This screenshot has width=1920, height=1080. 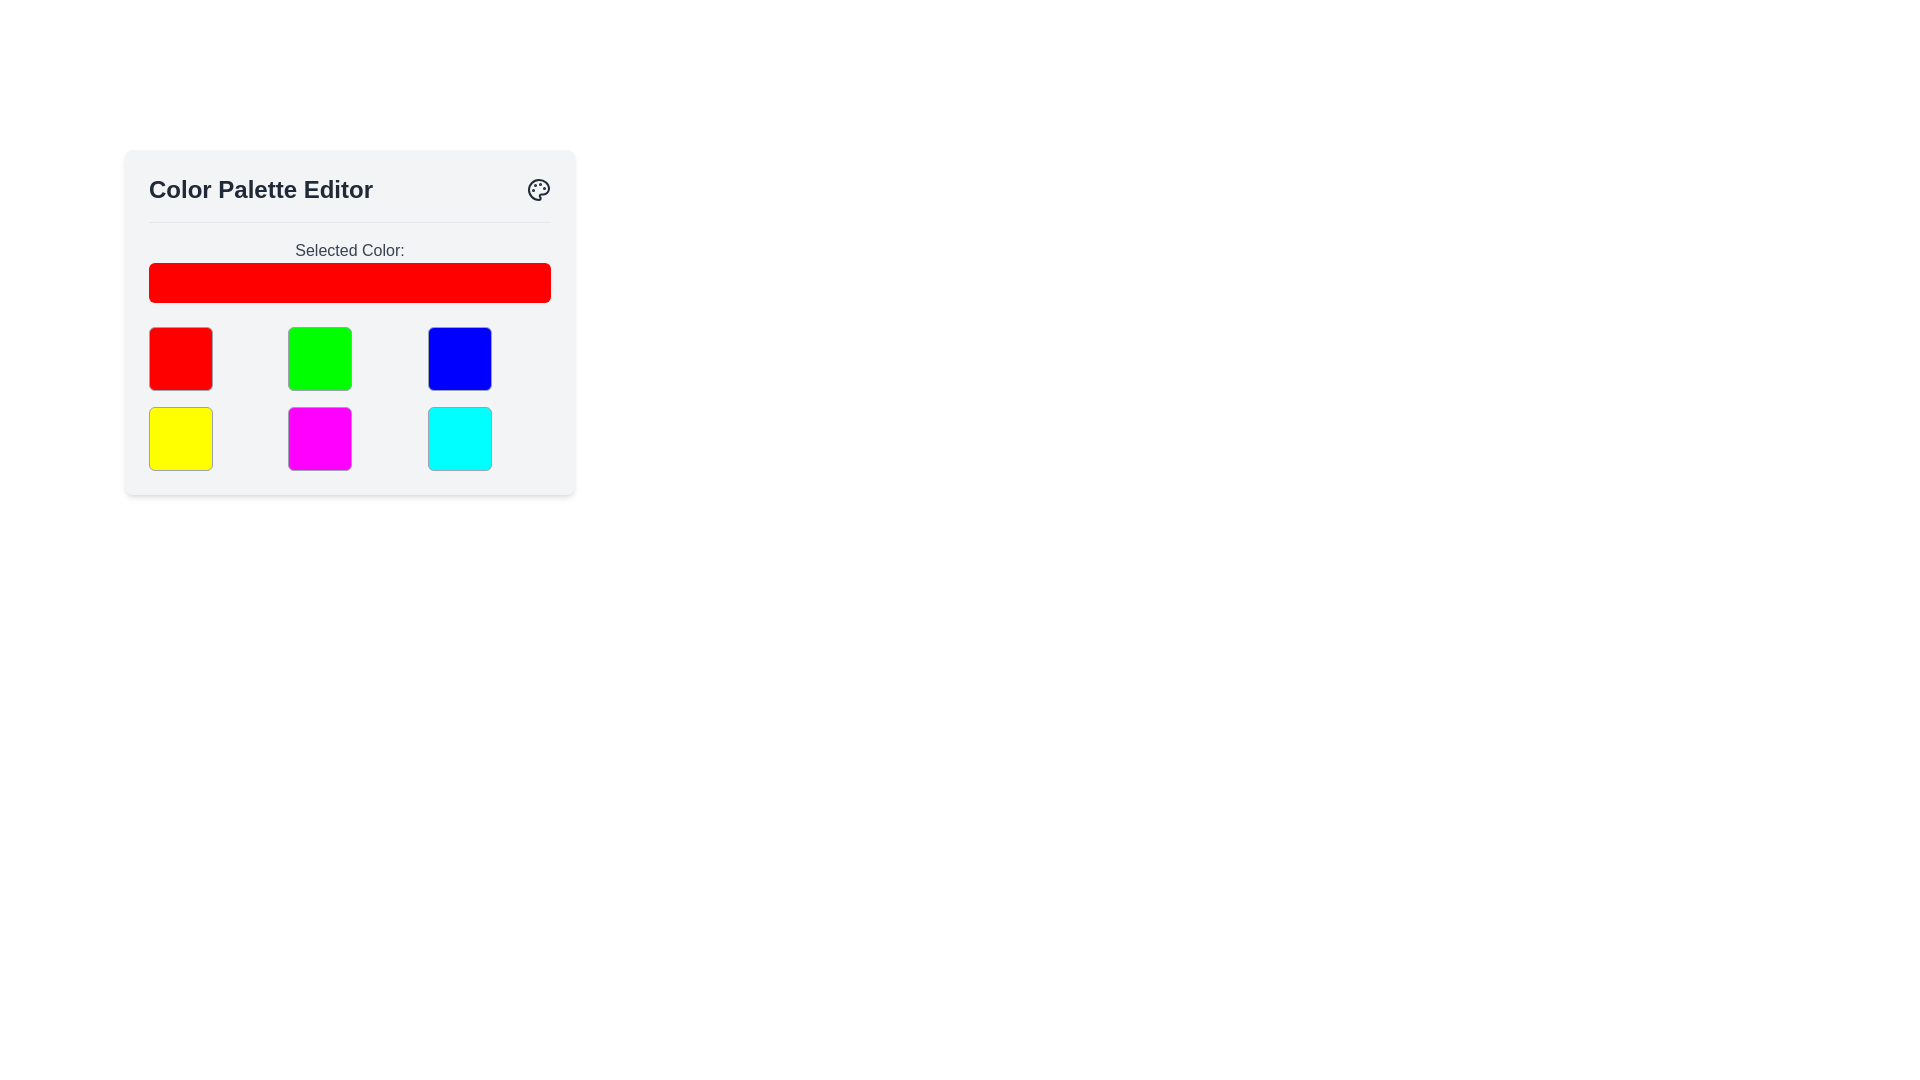 What do you see at coordinates (320, 357) in the screenshot?
I see `the color selection button located in the second column of the first row of a 3x2 grid in the color palette editor` at bounding box center [320, 357].